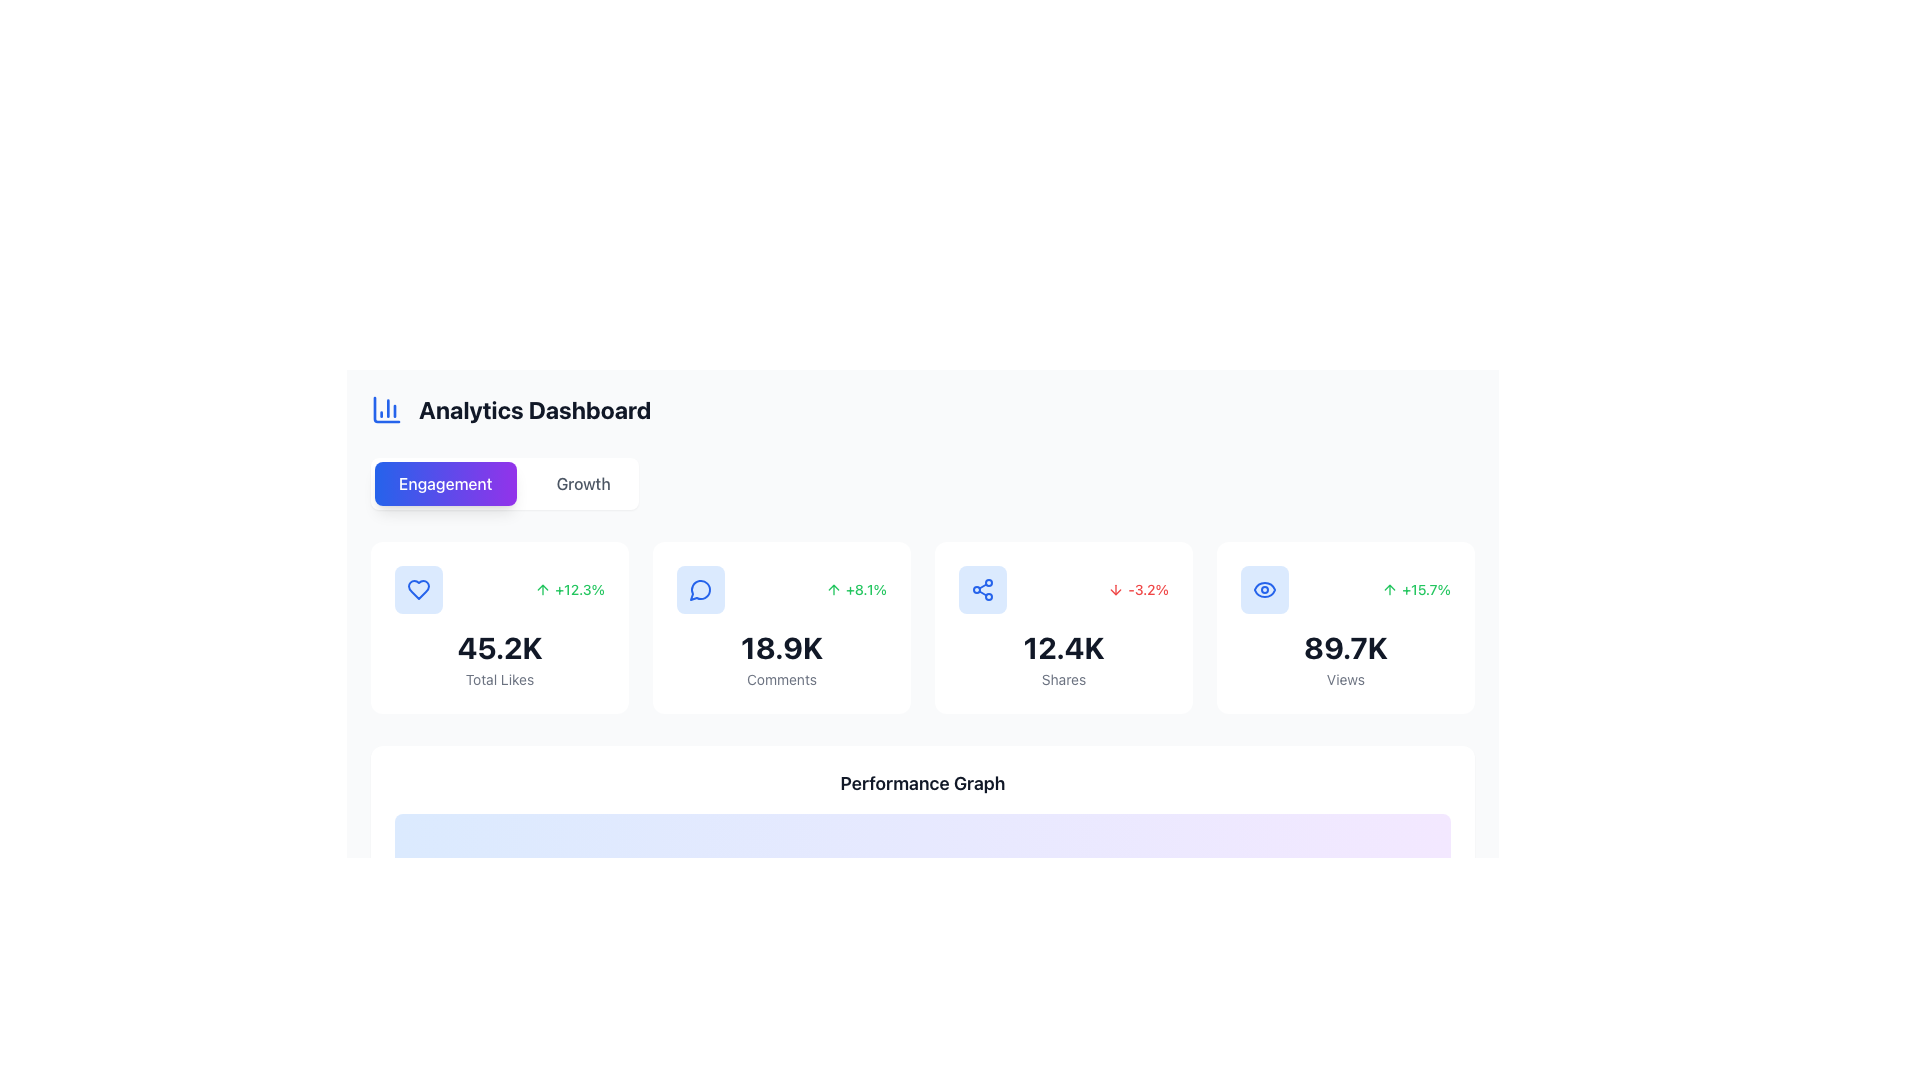 This screenshot has height=1080, width=1920. I want to click on the upward-pointing arrow icon with a green stroke, located to the left of the '+15.7%' percentage text in the 'Views' statistics card at the bottom-right corner of the dashboard, so click(1389, 589).